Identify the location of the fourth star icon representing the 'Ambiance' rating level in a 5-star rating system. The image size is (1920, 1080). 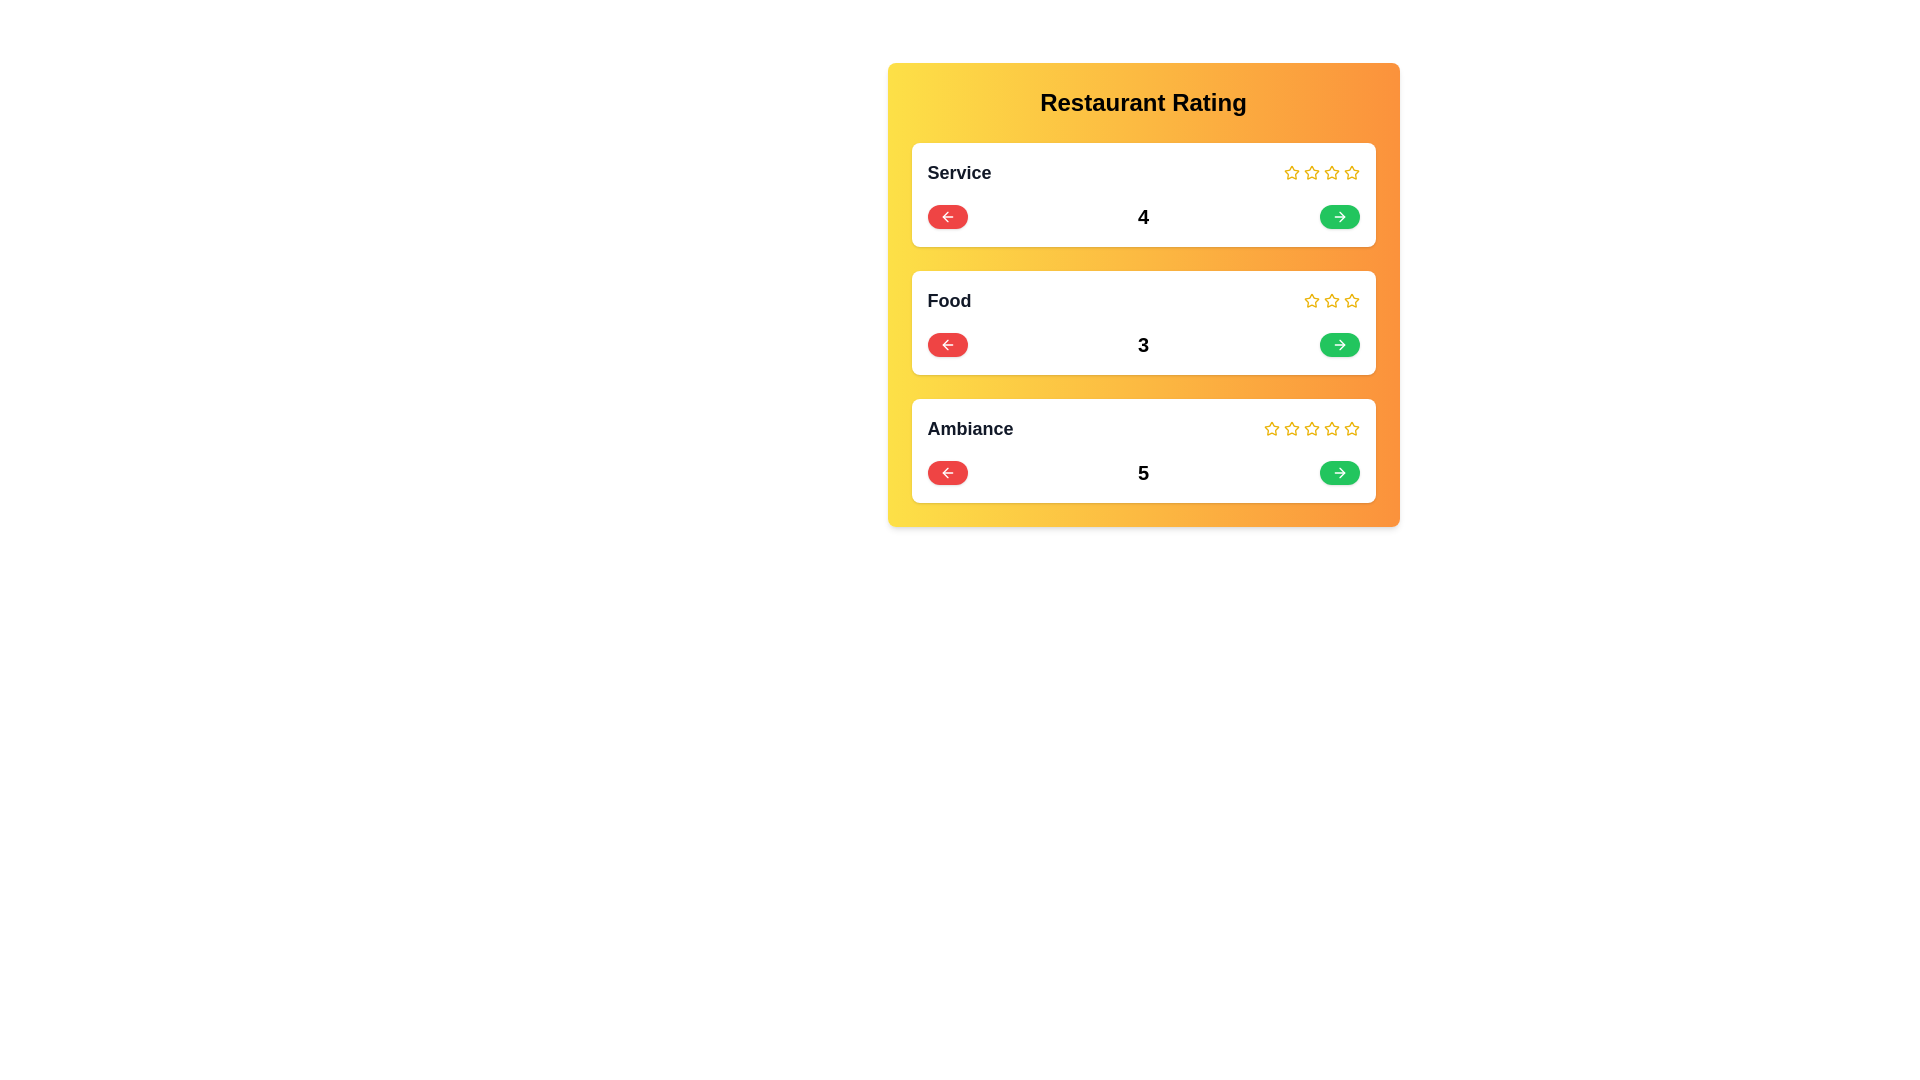
(1311, 427).